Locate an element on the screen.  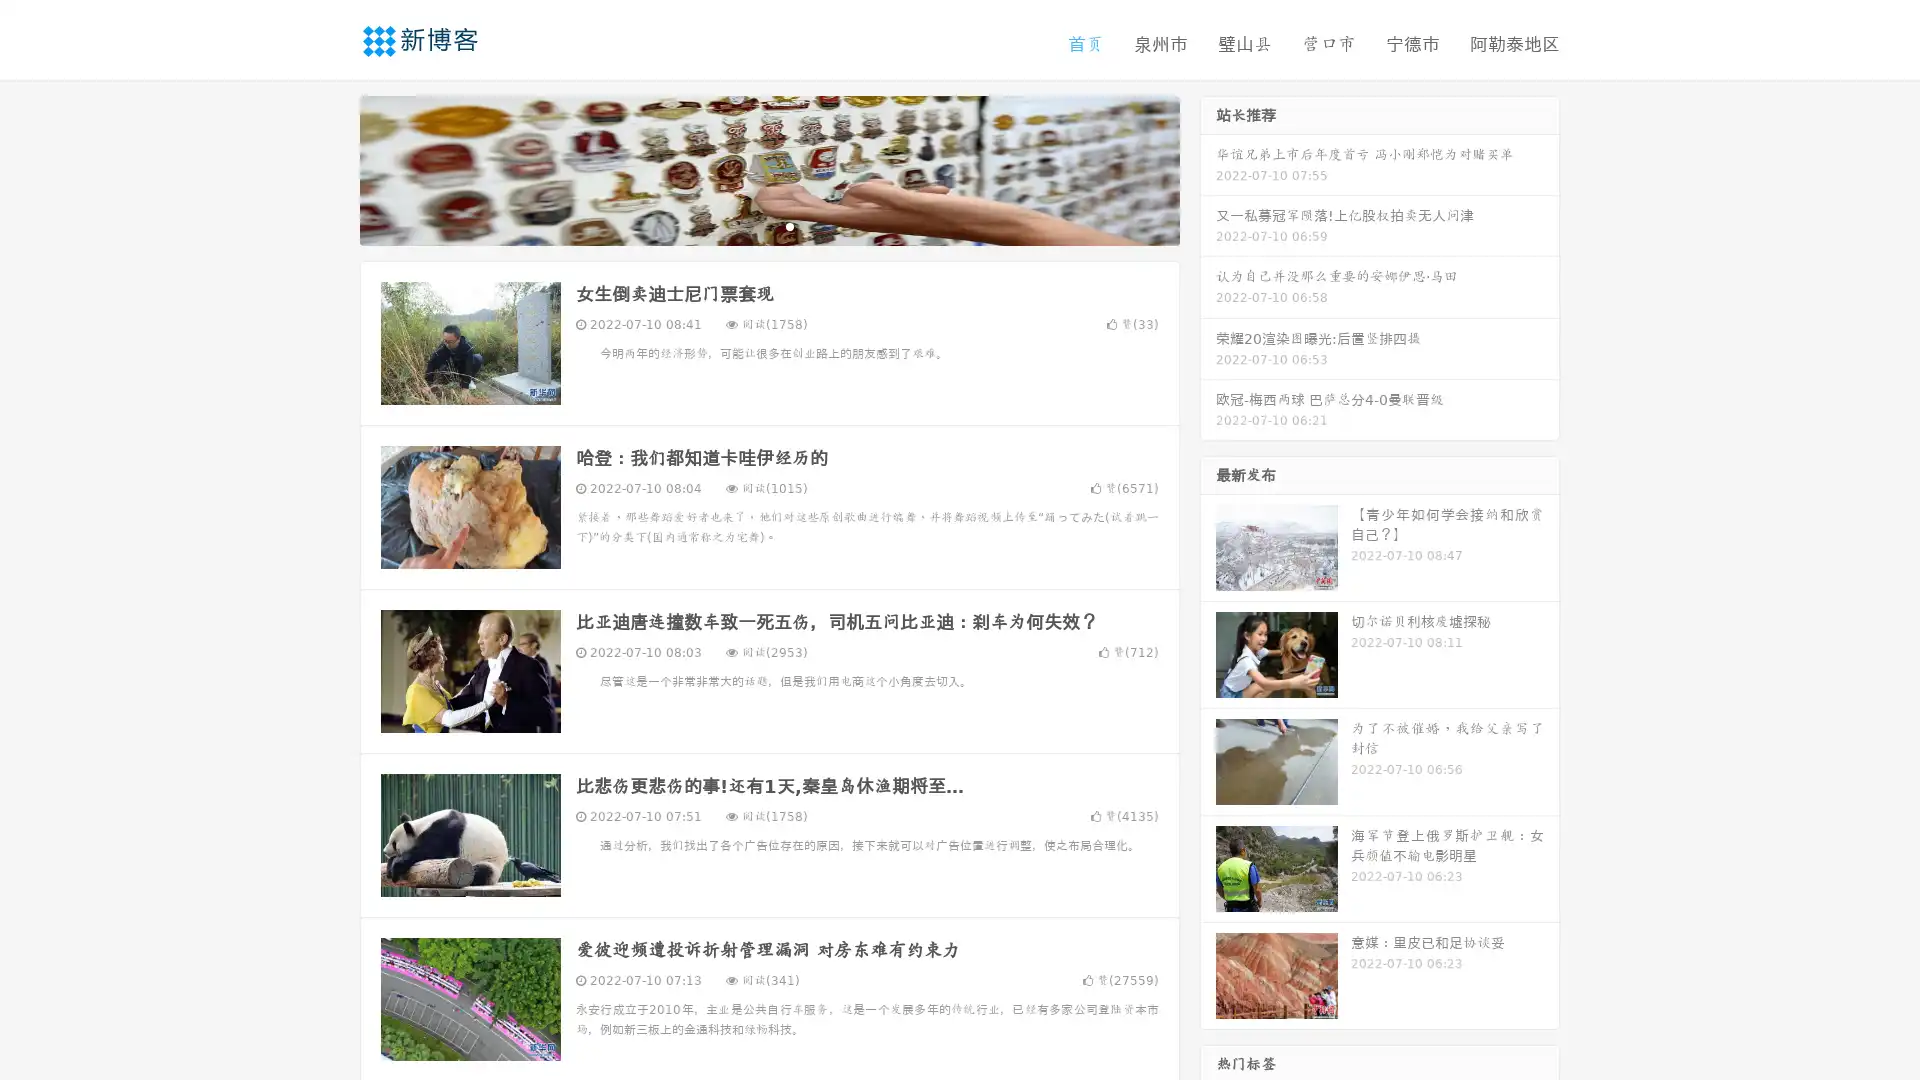
Next slide is located at coordinates (1208, 168).